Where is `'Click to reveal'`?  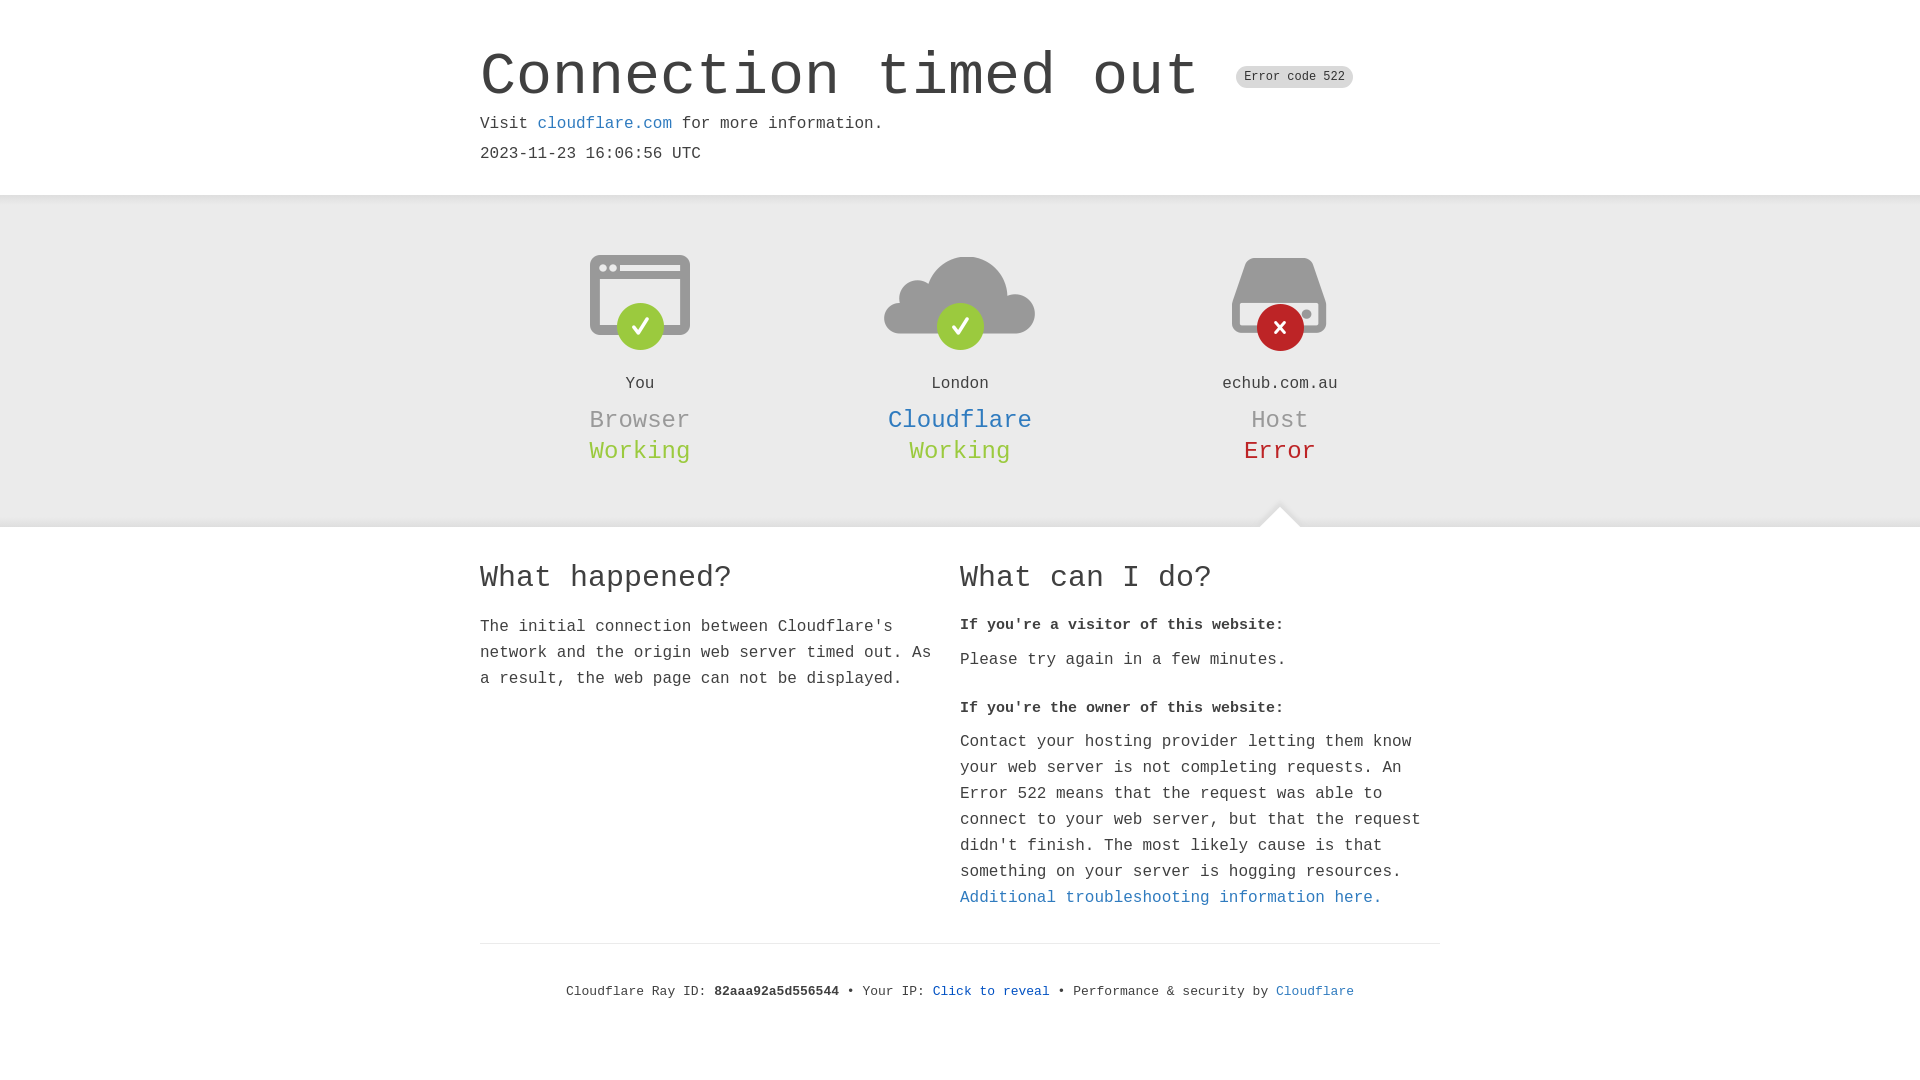 'Click to reveal' is located at coordinates (931, 991).